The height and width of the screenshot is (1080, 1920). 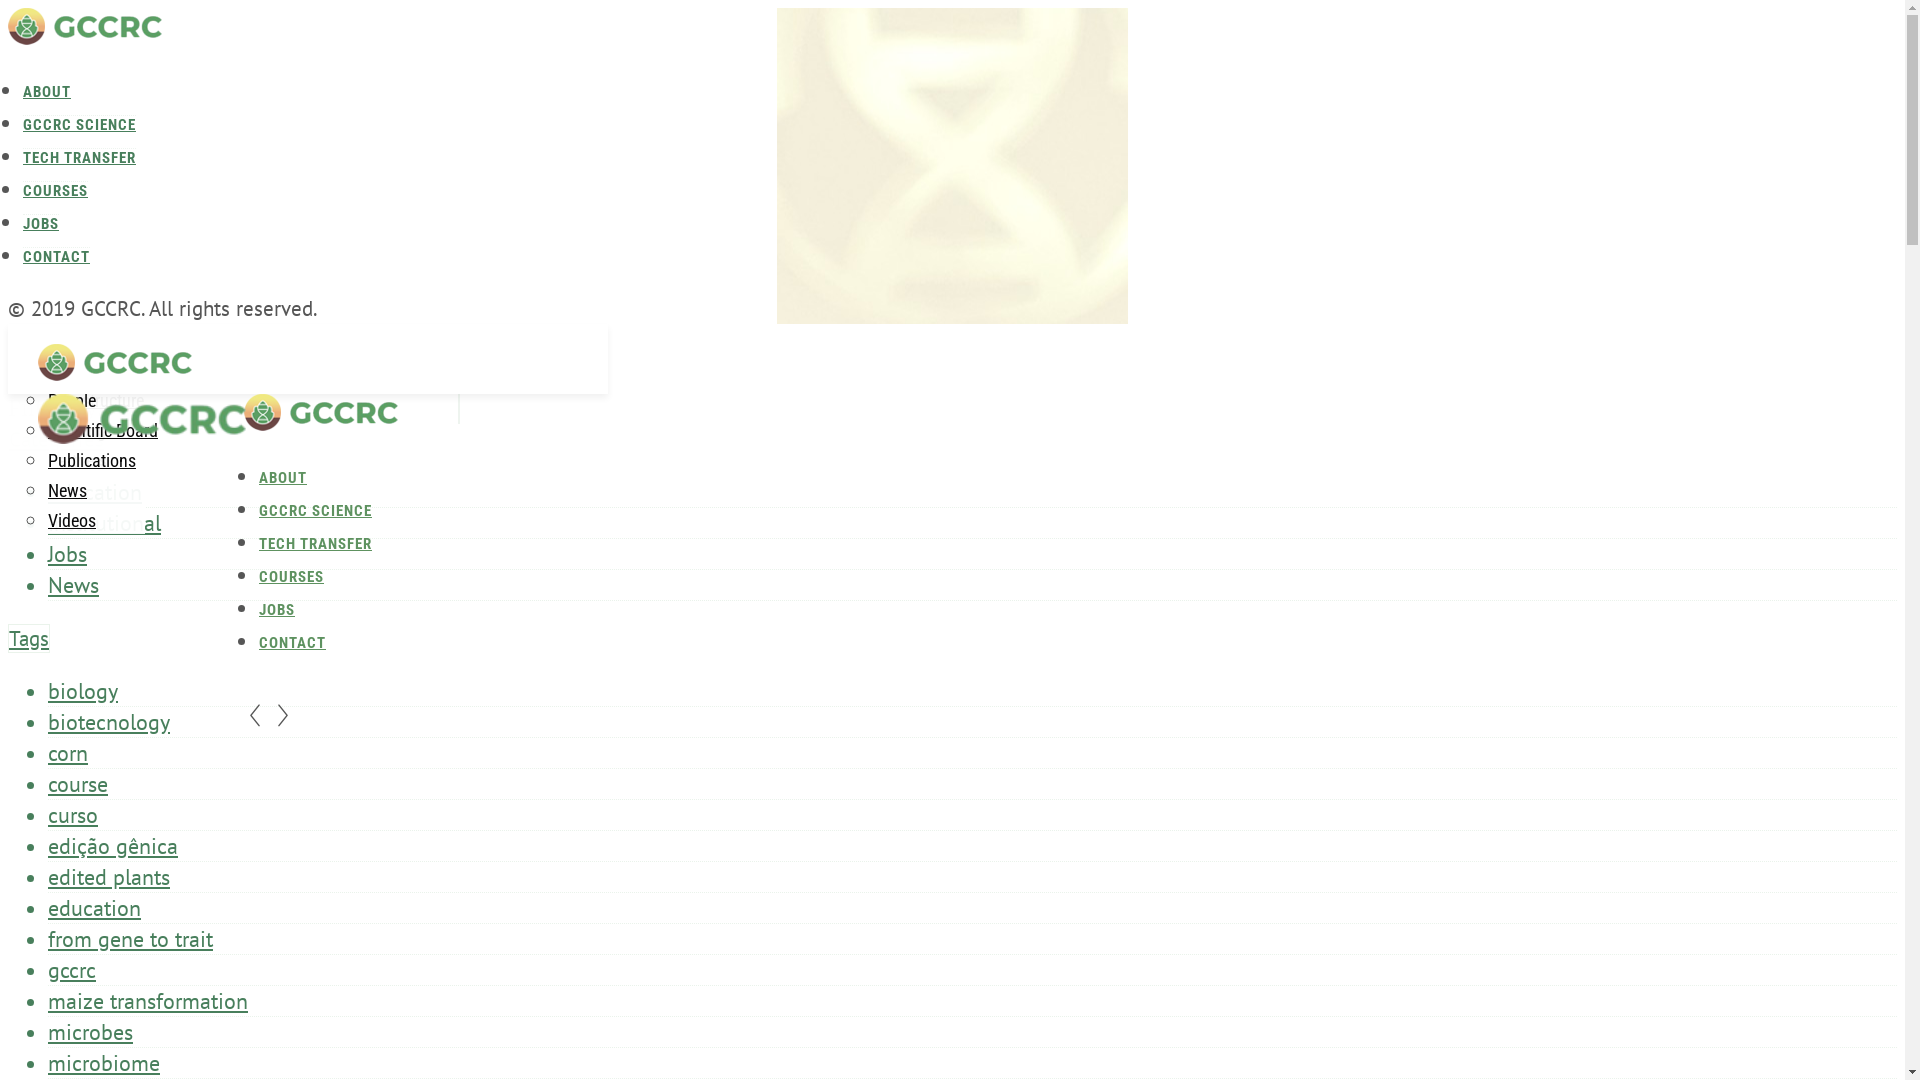 What do you see at coordinates (258, 478) in the screenshot?
I see `'ABOUT'` at bounding box center [258, 478].